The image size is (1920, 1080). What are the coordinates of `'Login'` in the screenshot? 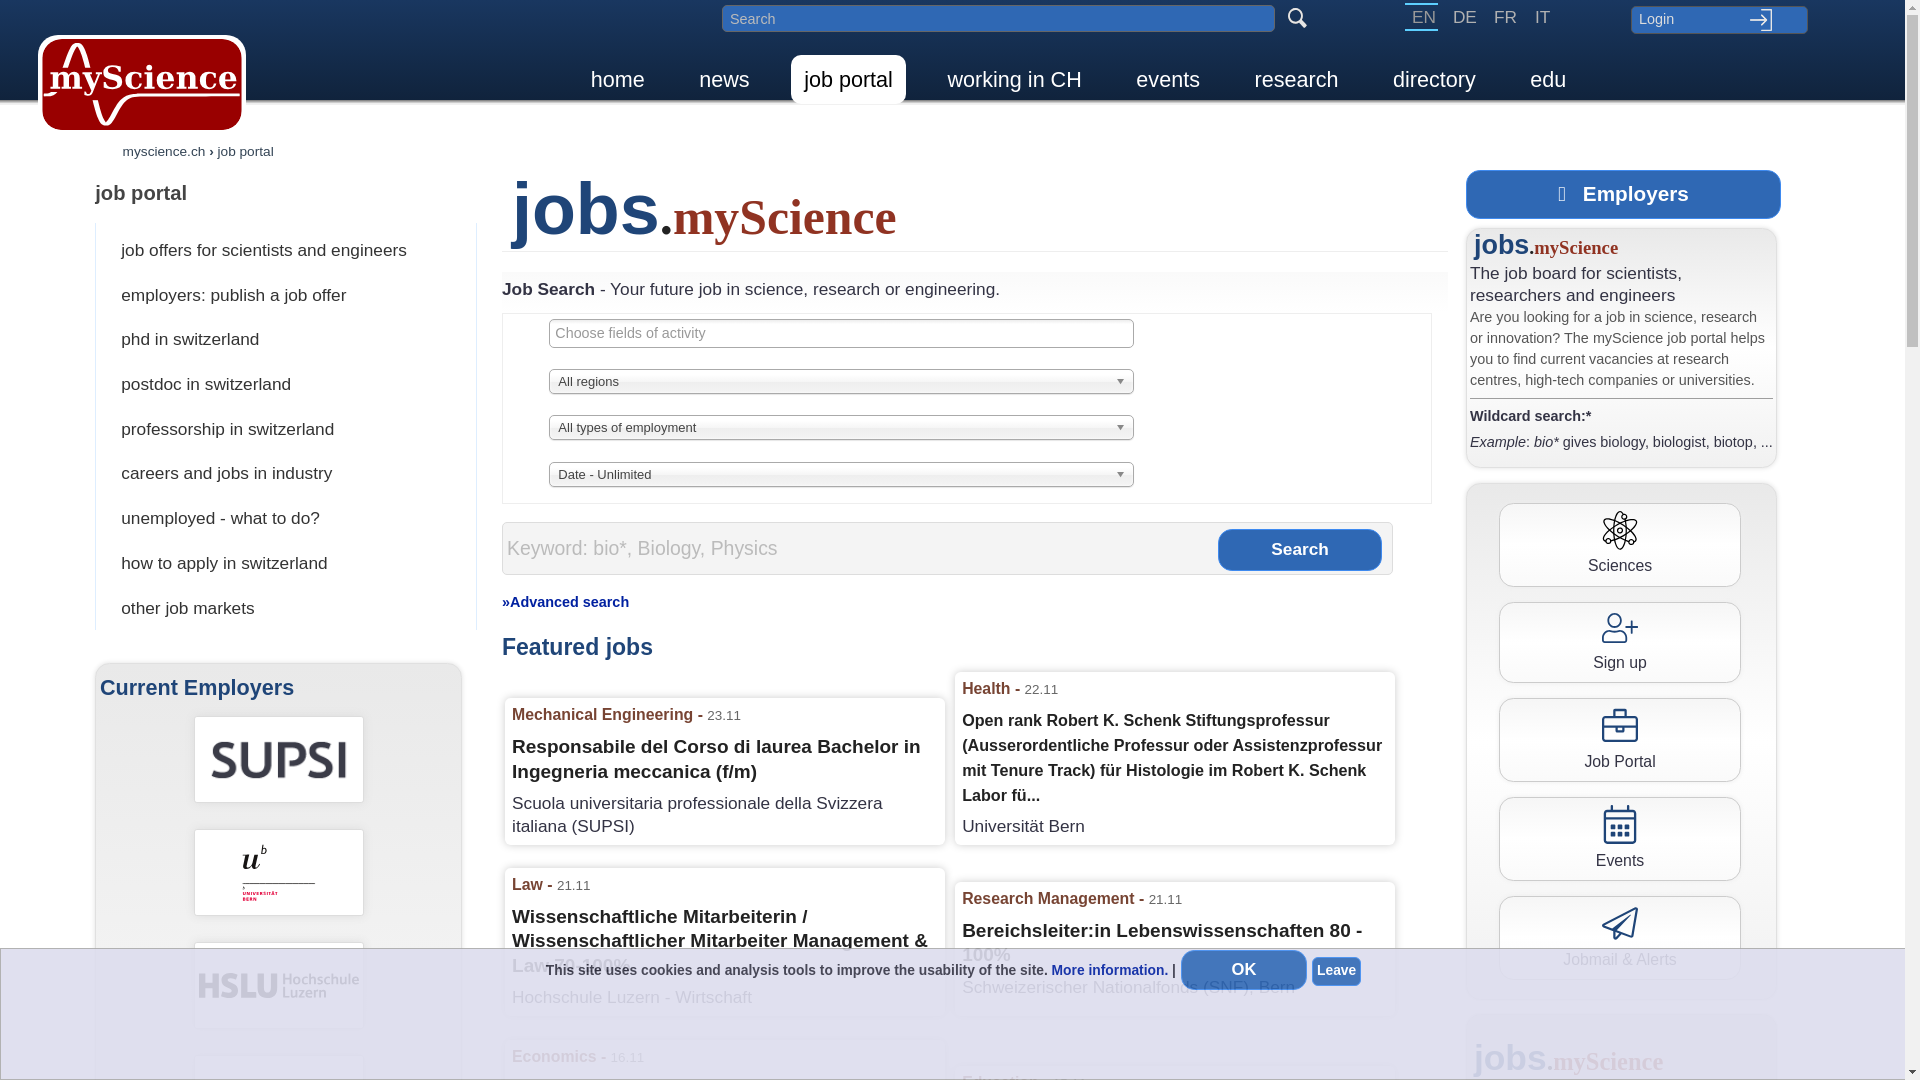 It's located at (1631, 19).